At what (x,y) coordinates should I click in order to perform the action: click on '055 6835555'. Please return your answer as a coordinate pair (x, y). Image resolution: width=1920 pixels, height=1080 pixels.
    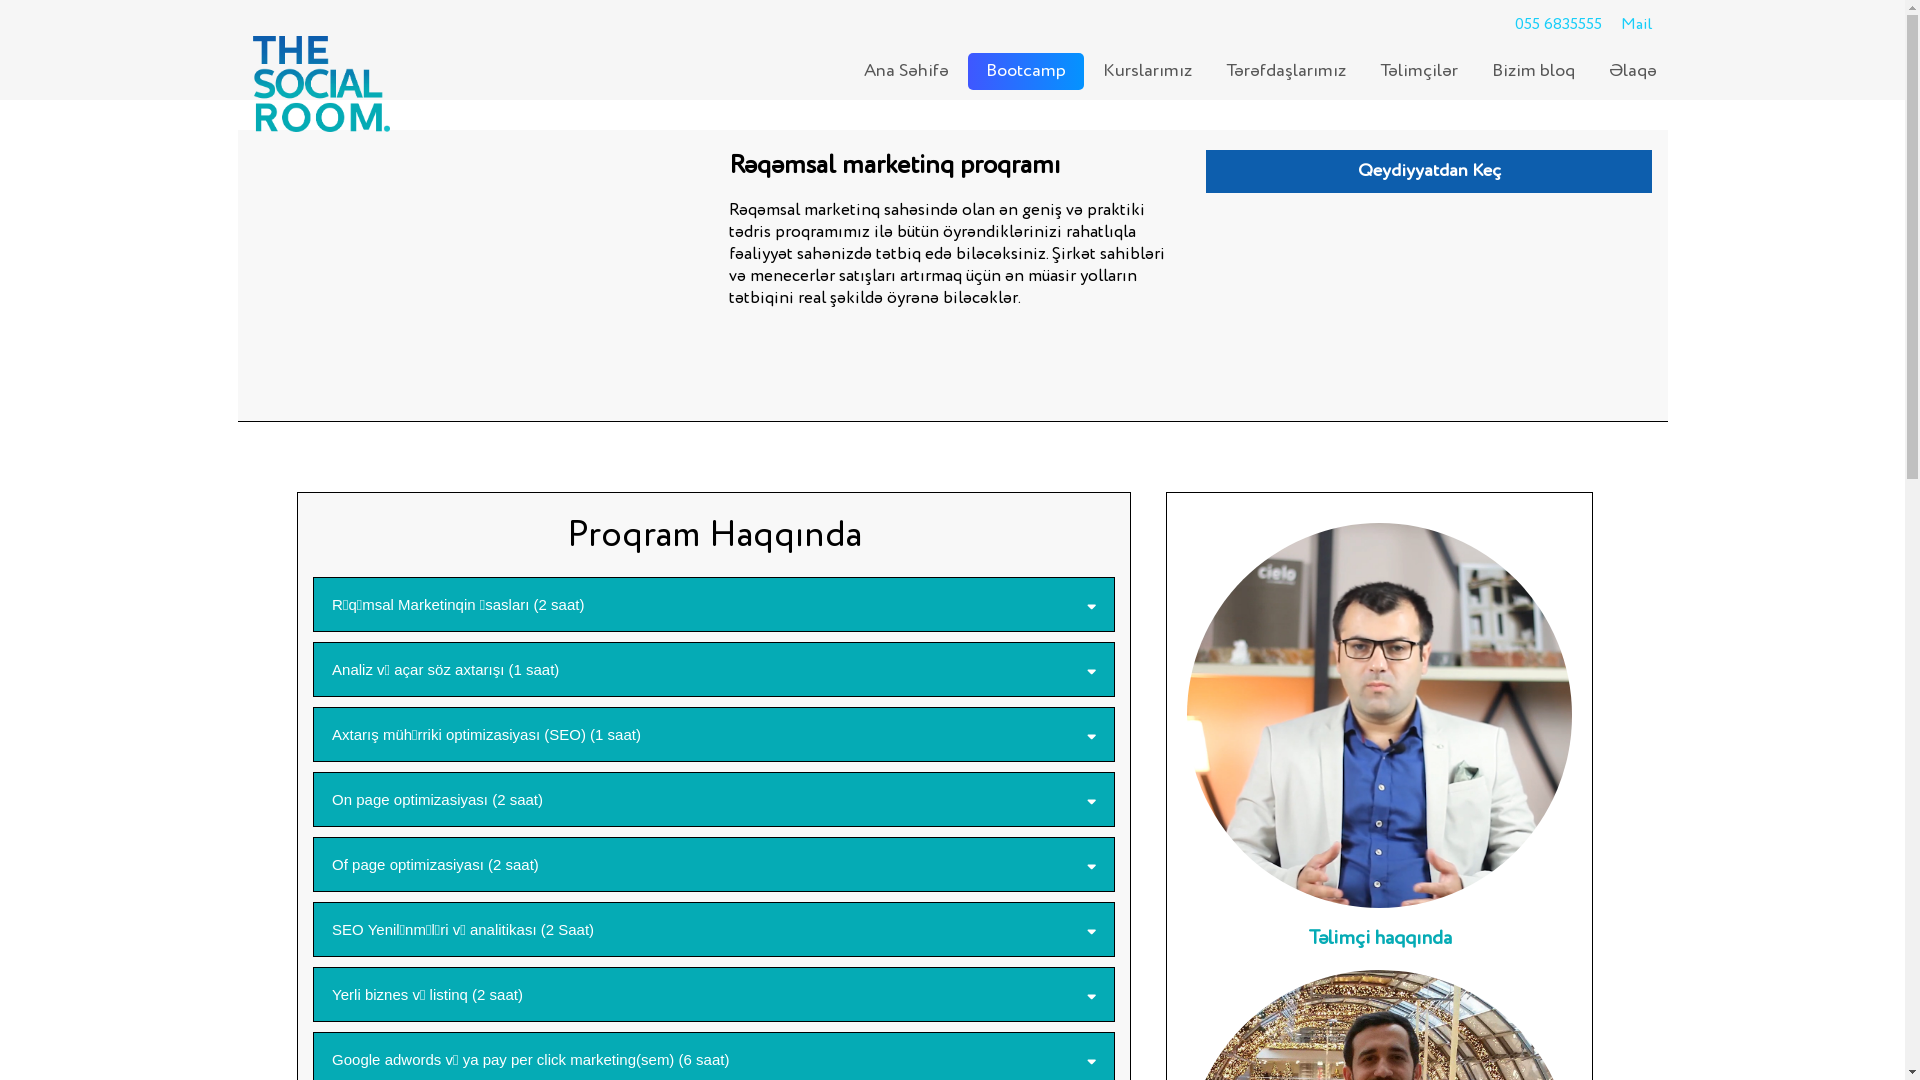
    Looking at the image, I should click on (1515, 24).